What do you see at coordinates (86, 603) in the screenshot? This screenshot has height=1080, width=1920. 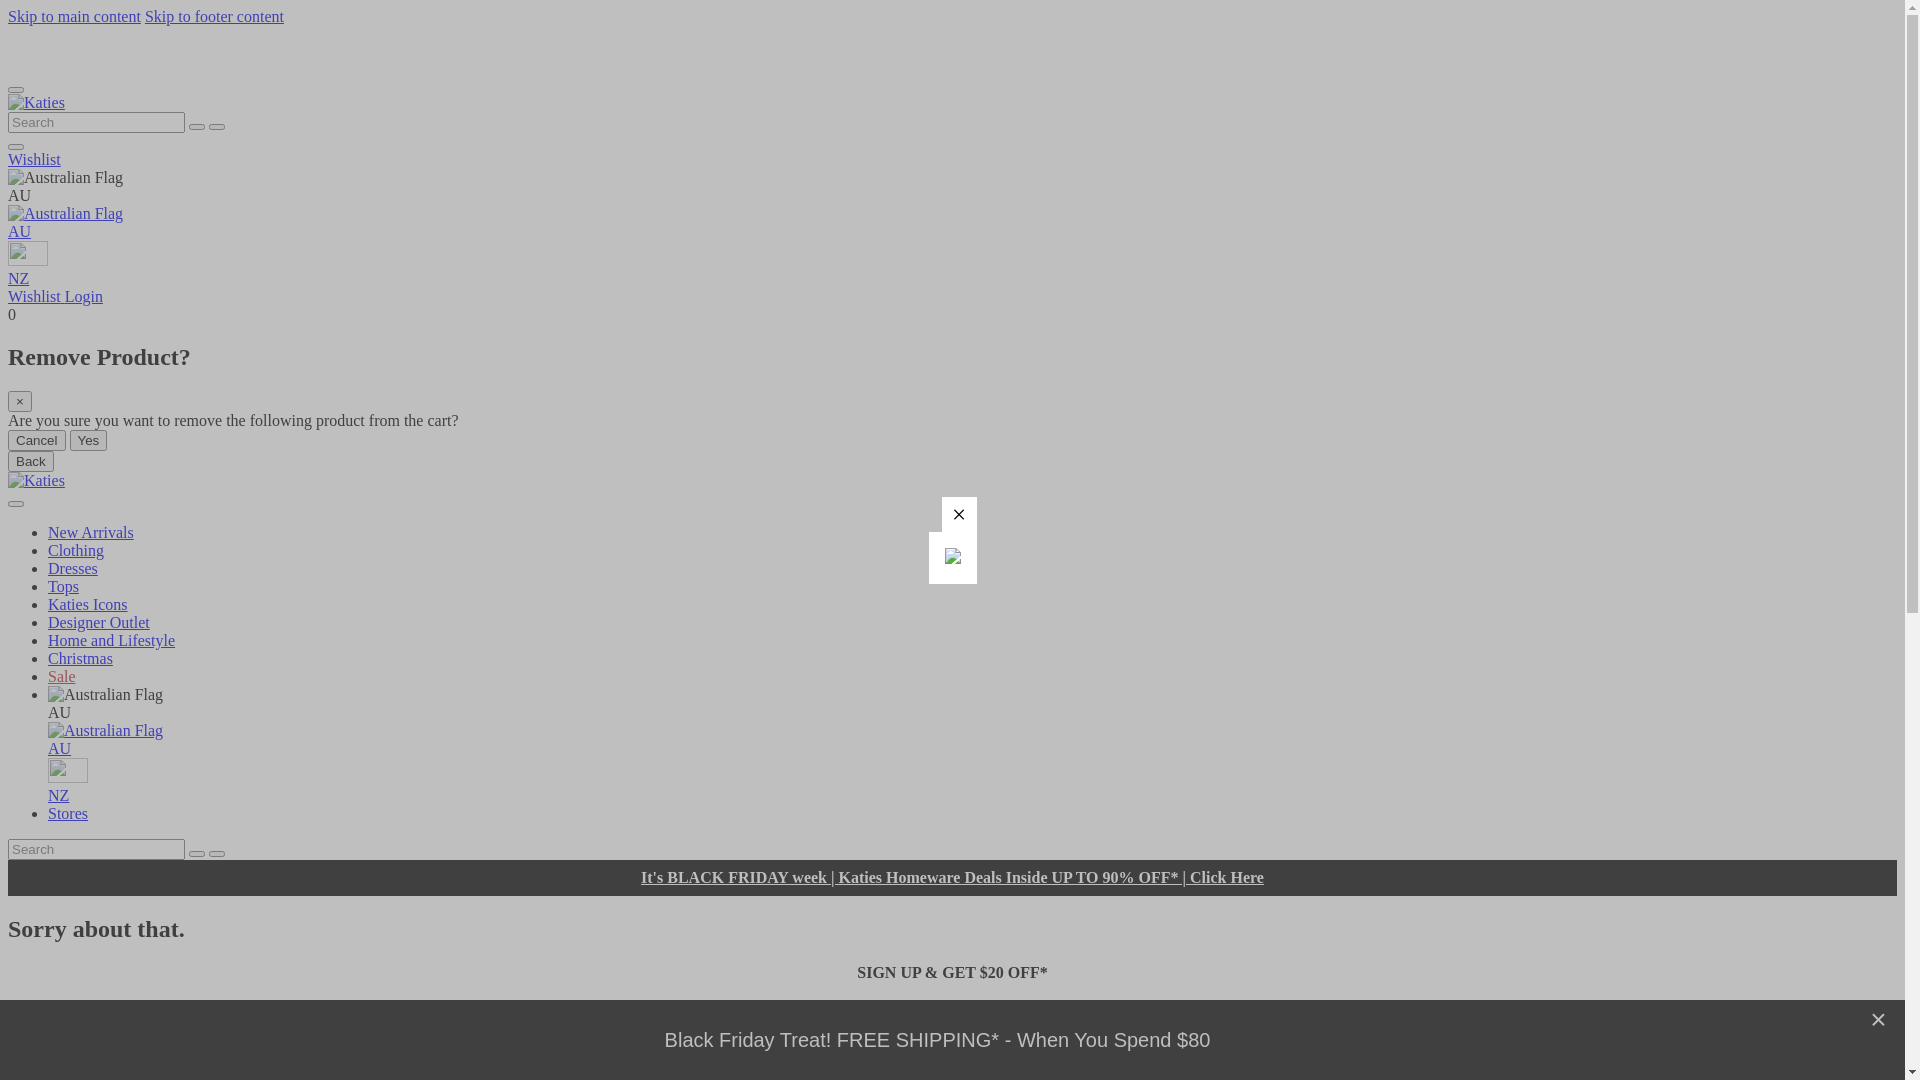 I see `'Katies Icons'` at bounding box center [86, 603].